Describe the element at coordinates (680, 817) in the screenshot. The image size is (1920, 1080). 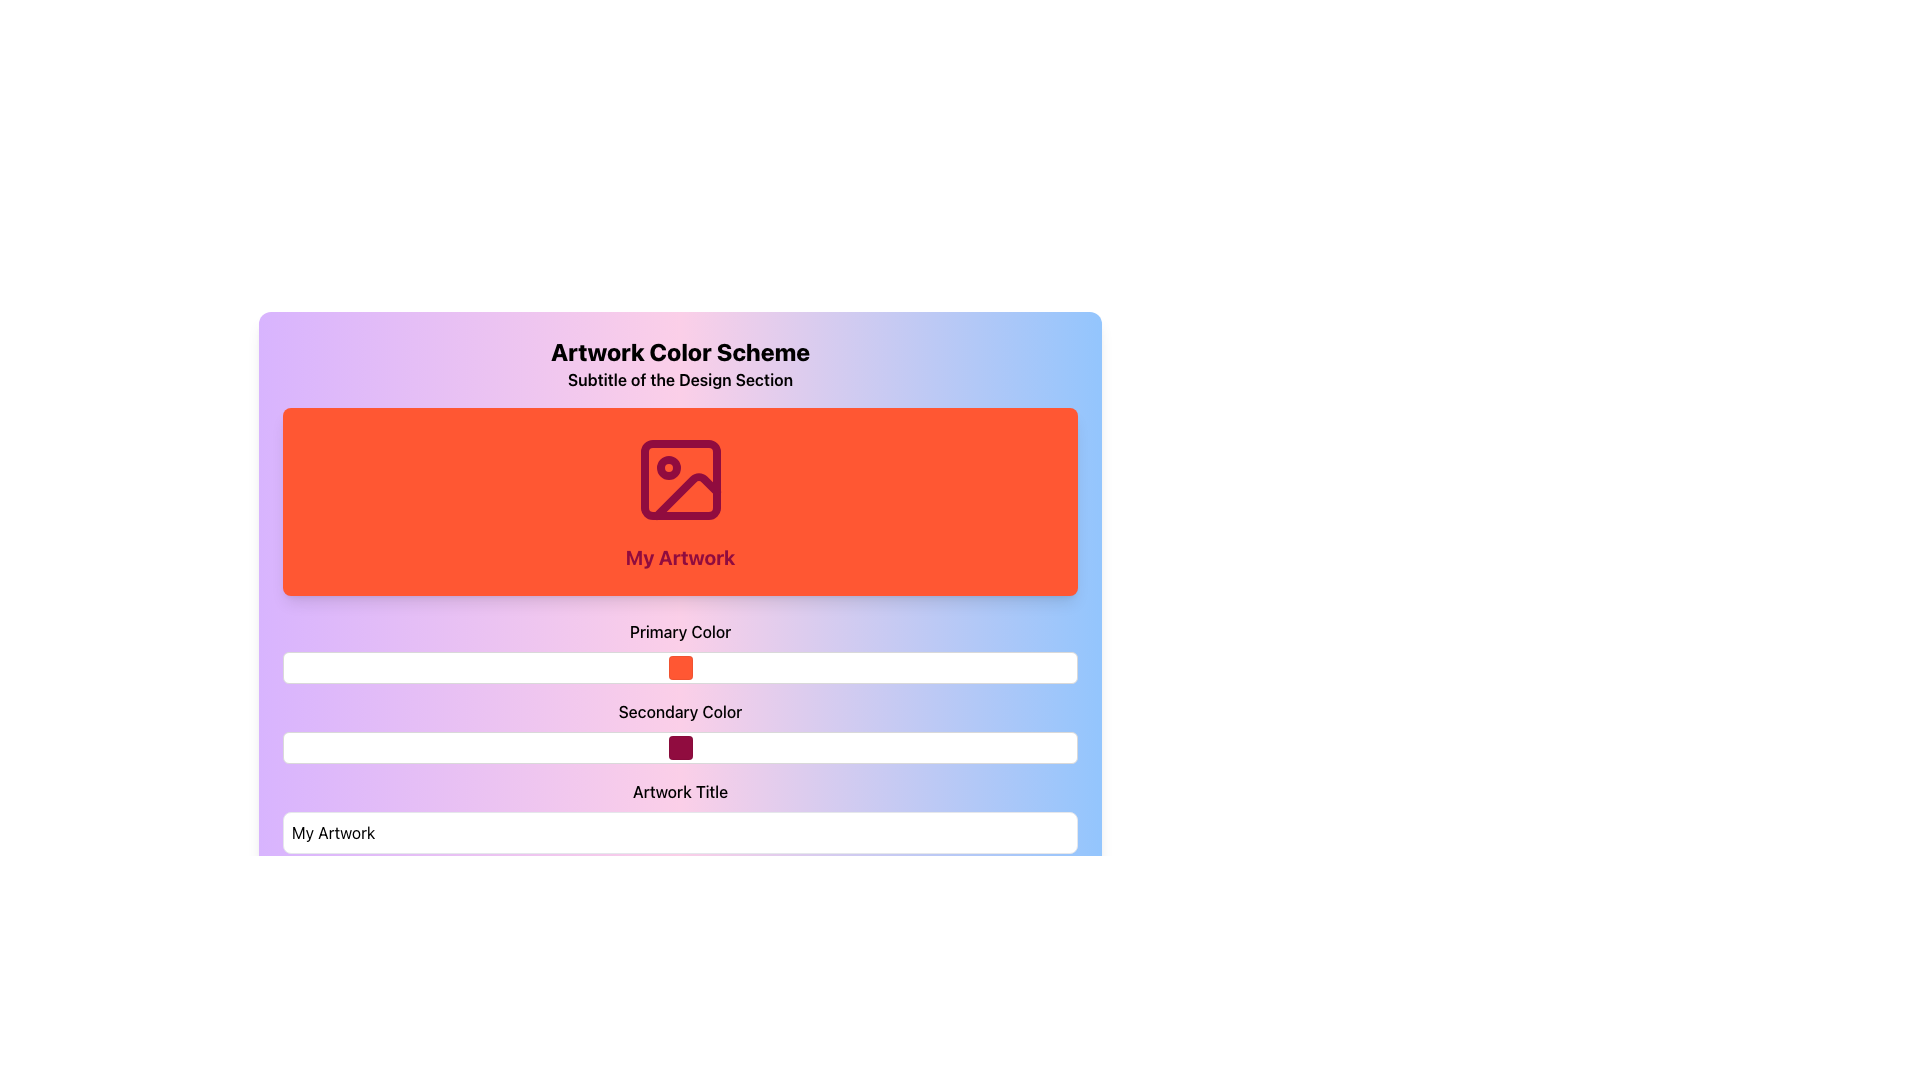
I see `the labeled text input field for artwork title to focus it` at that location.